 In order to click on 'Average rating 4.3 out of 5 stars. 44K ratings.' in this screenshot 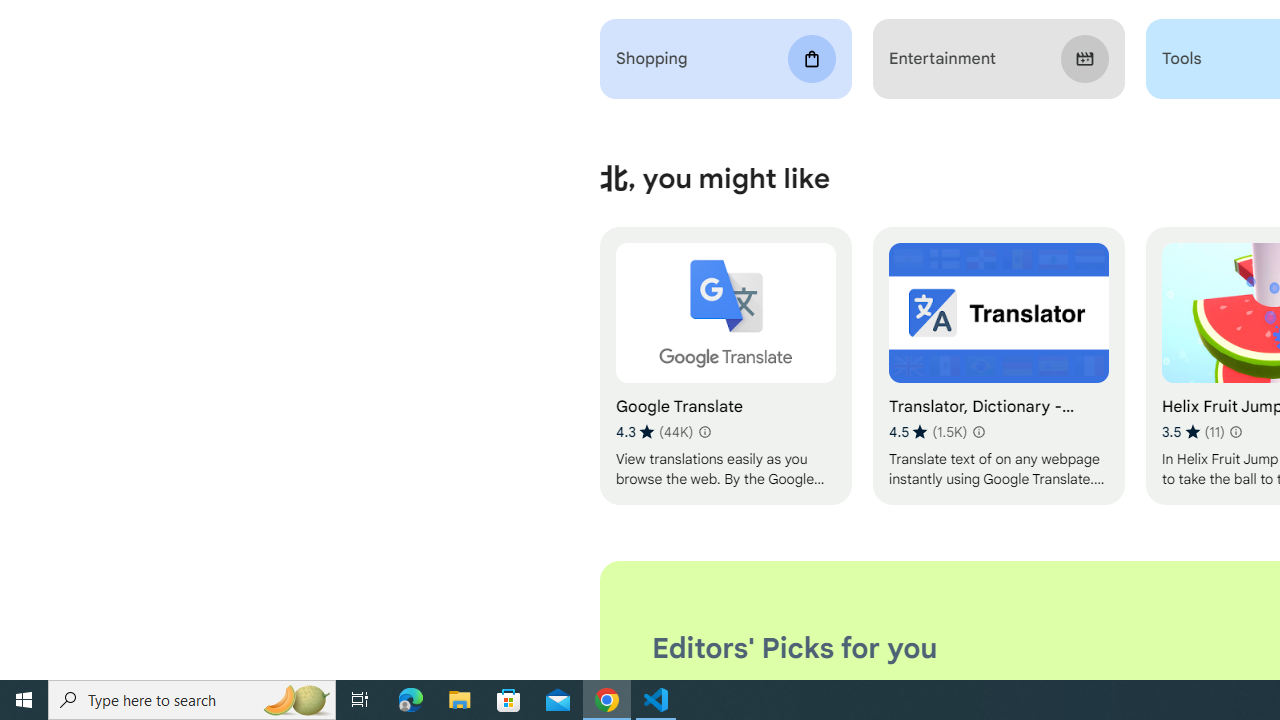, I will do `click(654, 431)`.